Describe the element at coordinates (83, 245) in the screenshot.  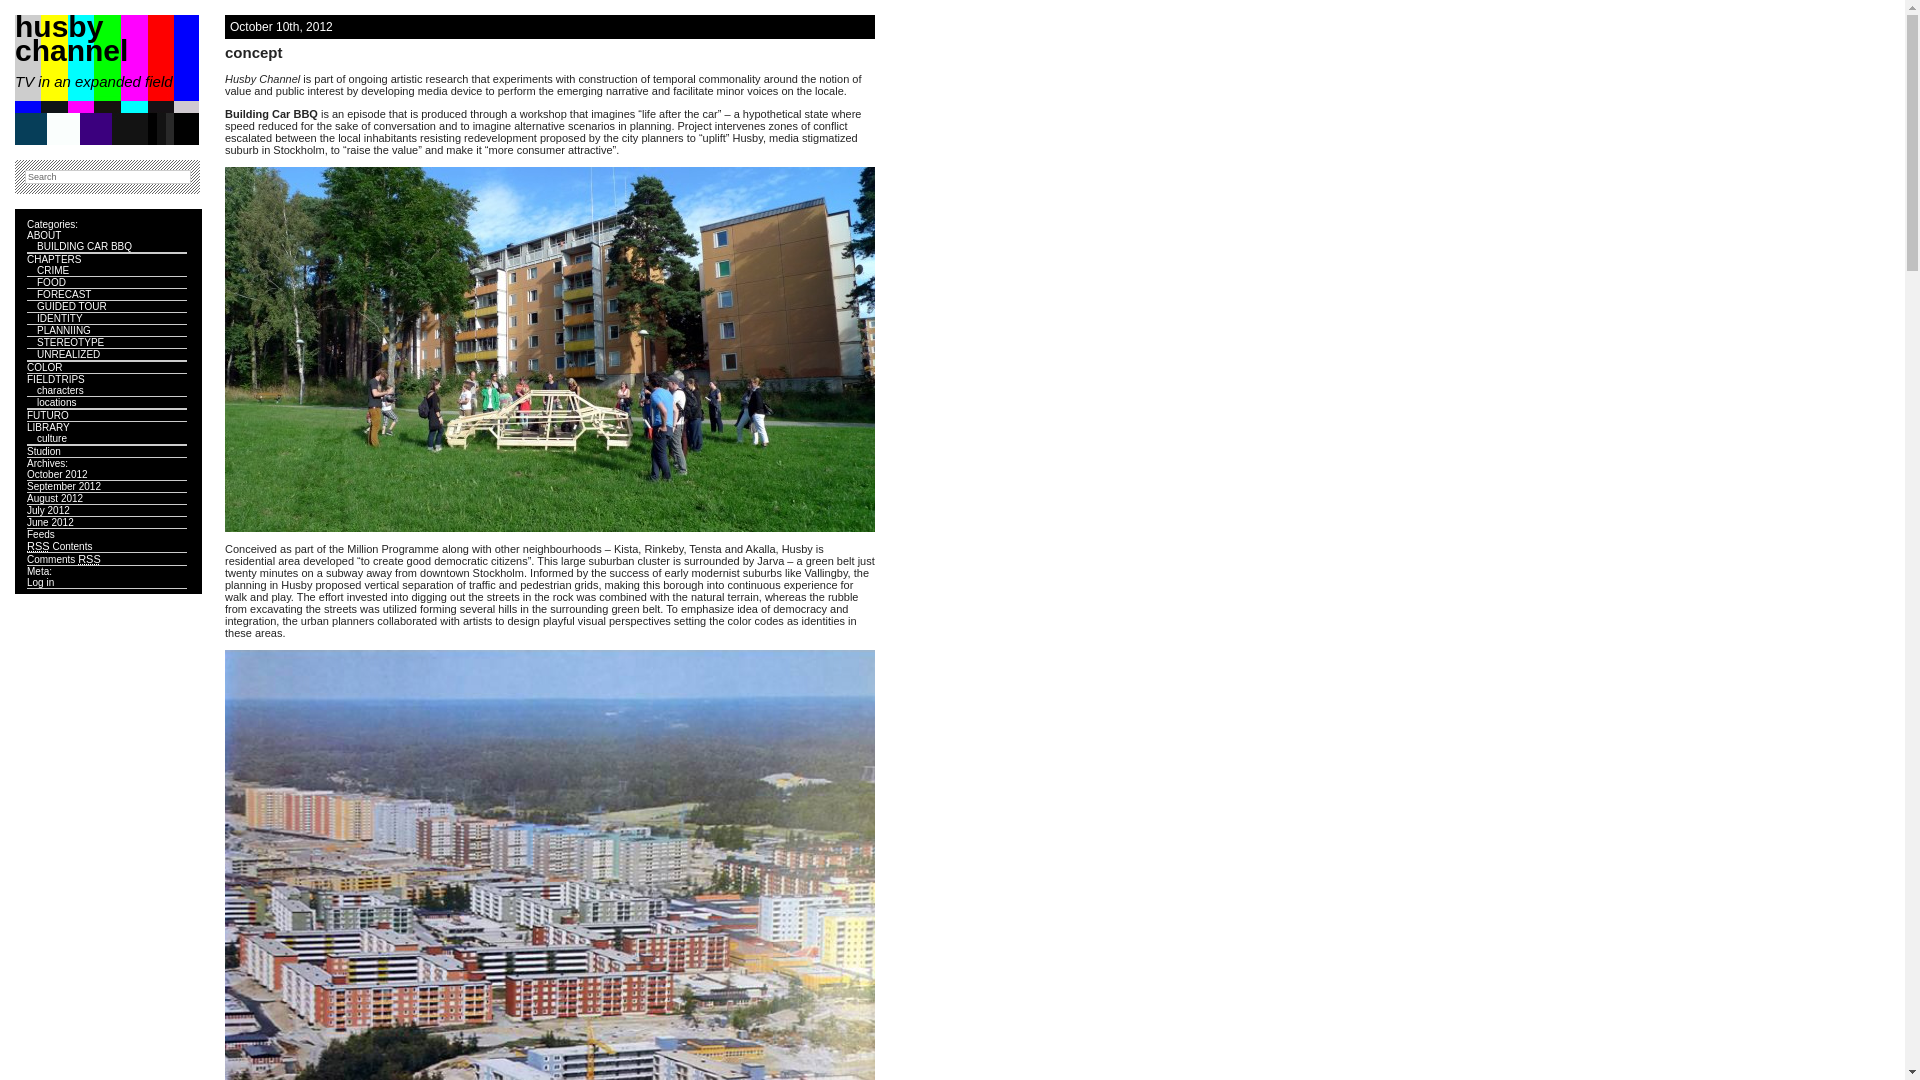
I see `'BUILDING CAR BBQ'` at that location.